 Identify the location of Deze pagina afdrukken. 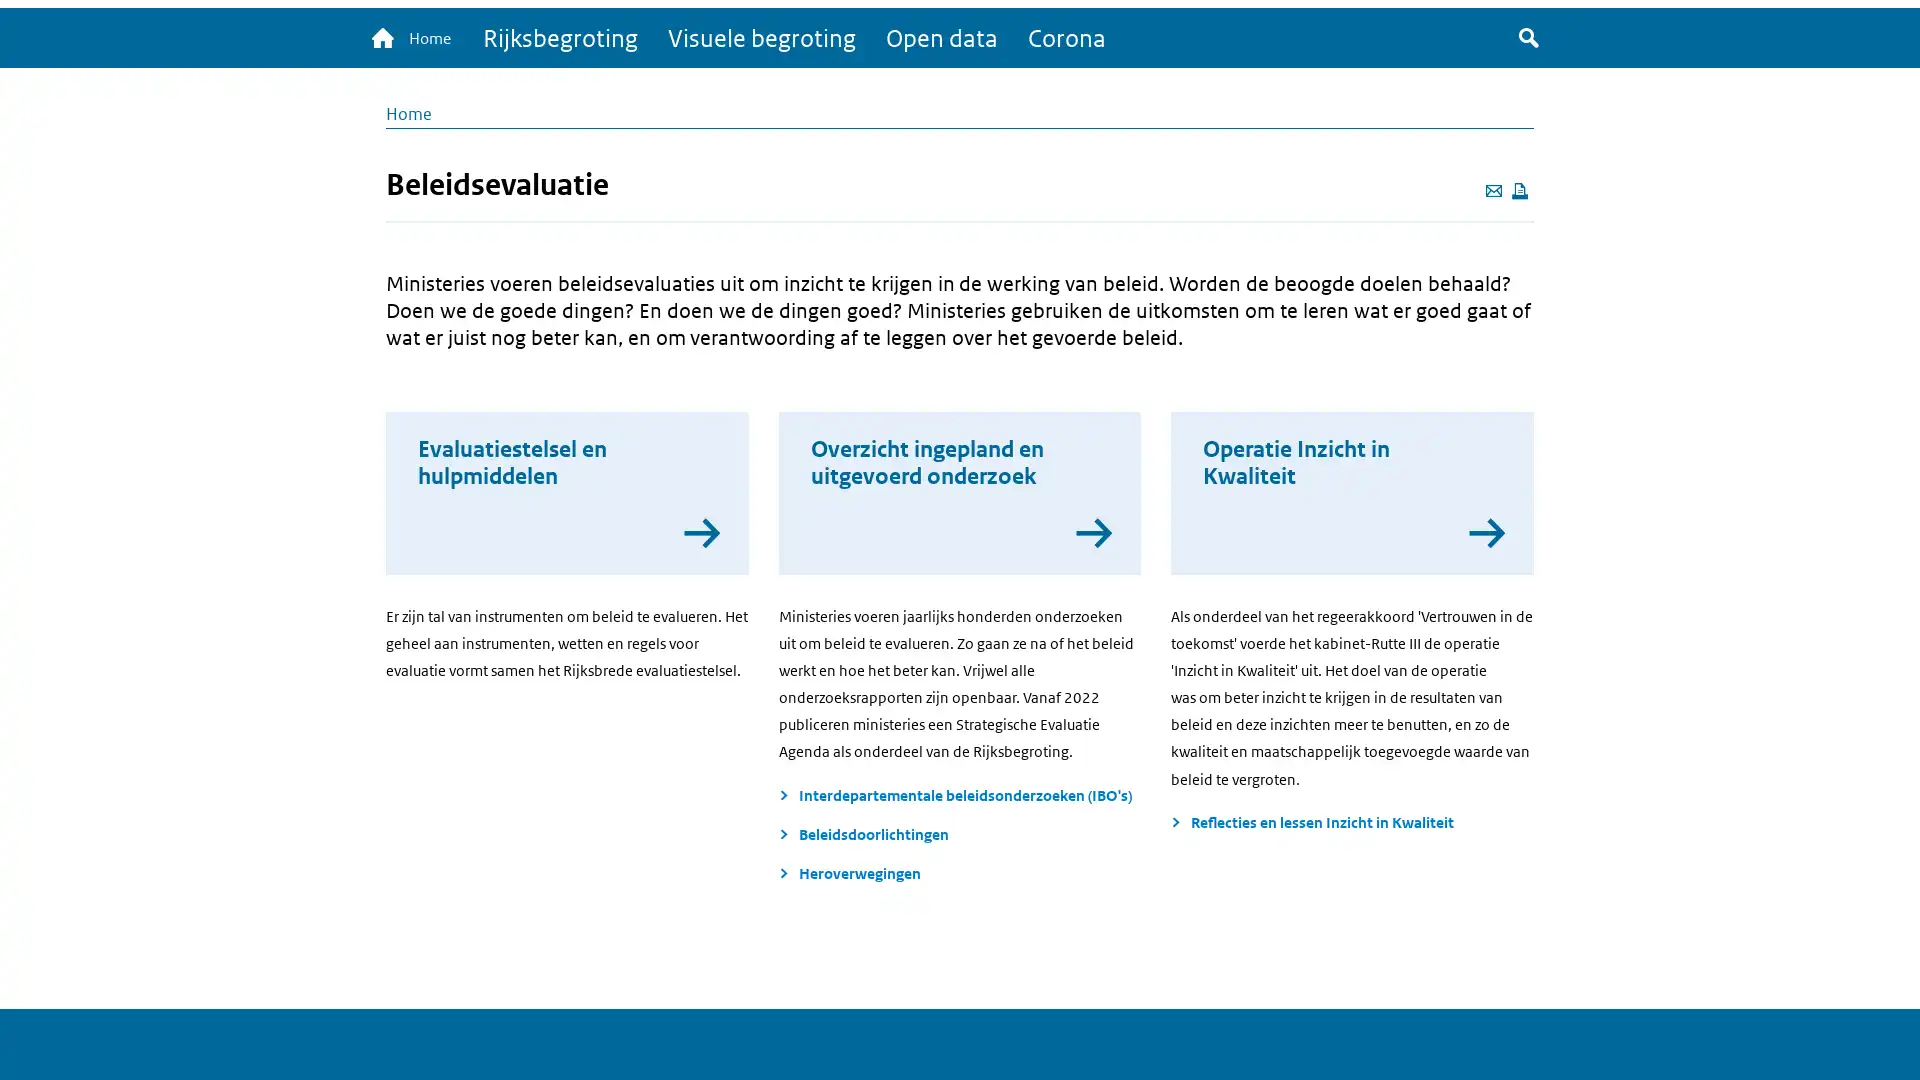
(1520, 192).